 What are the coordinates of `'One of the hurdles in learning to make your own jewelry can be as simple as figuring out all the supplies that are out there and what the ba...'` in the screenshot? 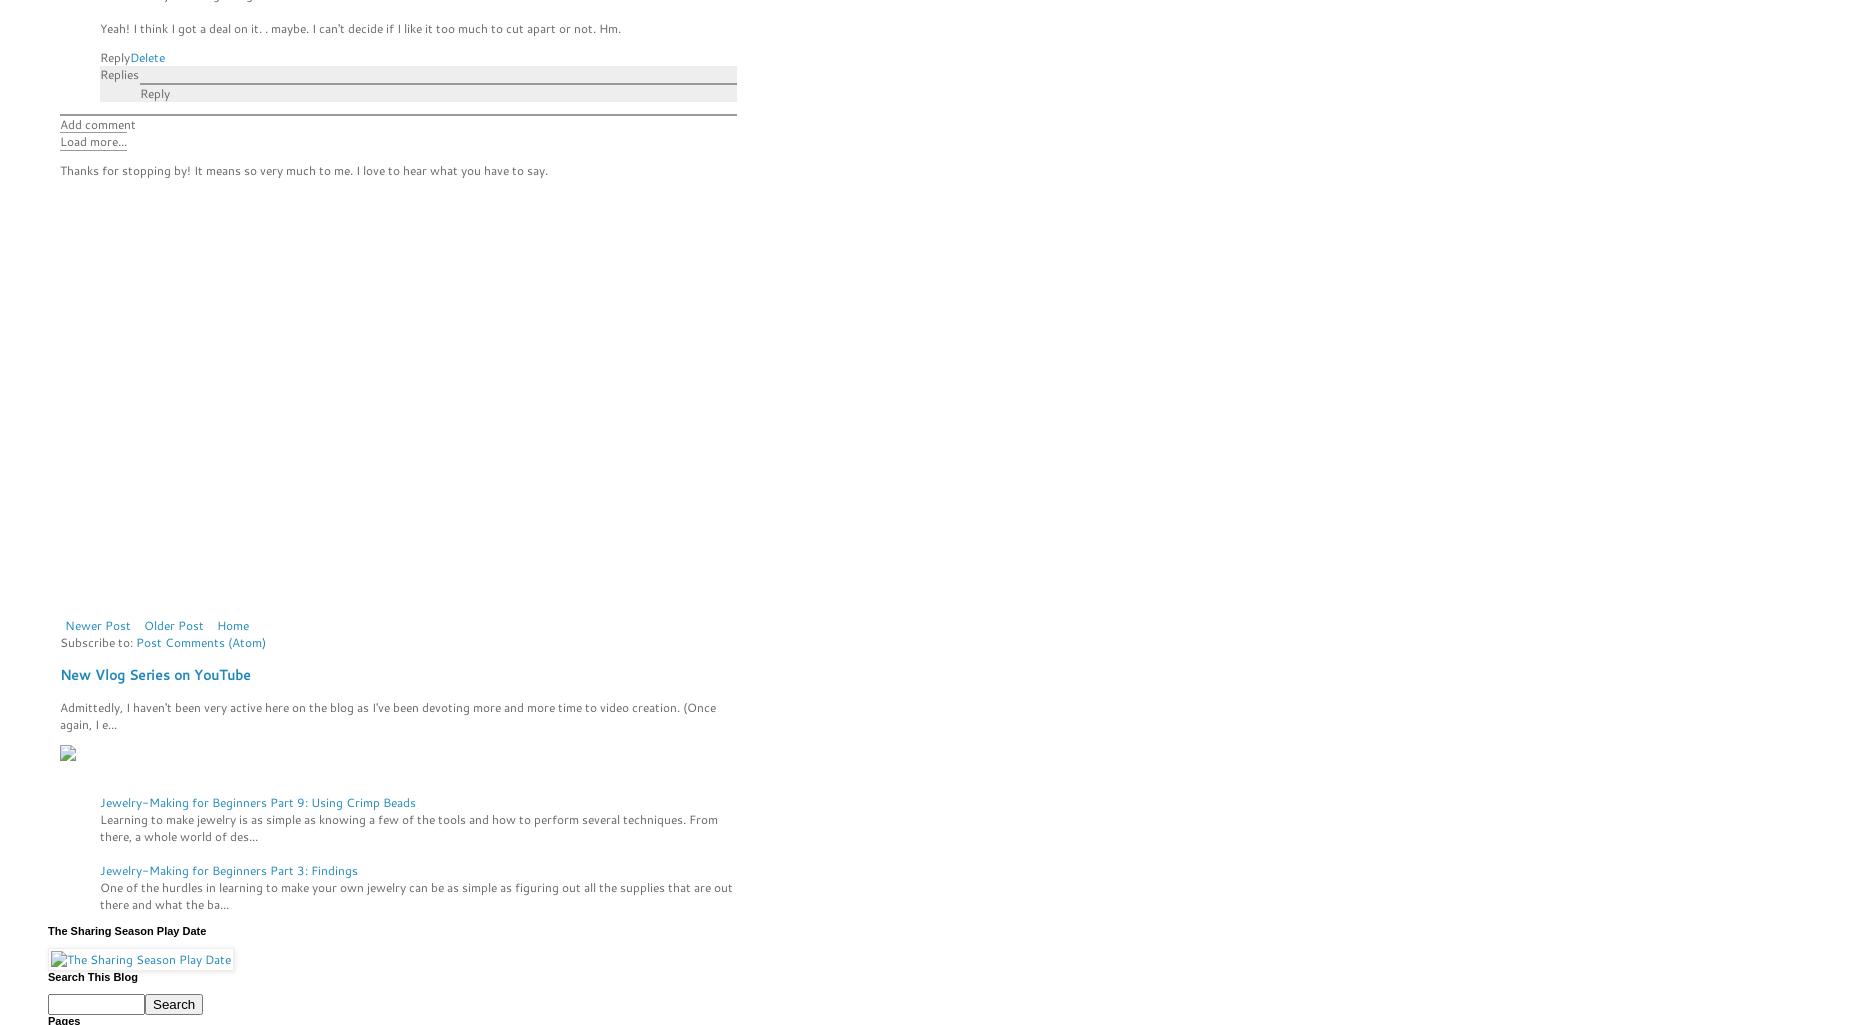 It's located at (415, 894).